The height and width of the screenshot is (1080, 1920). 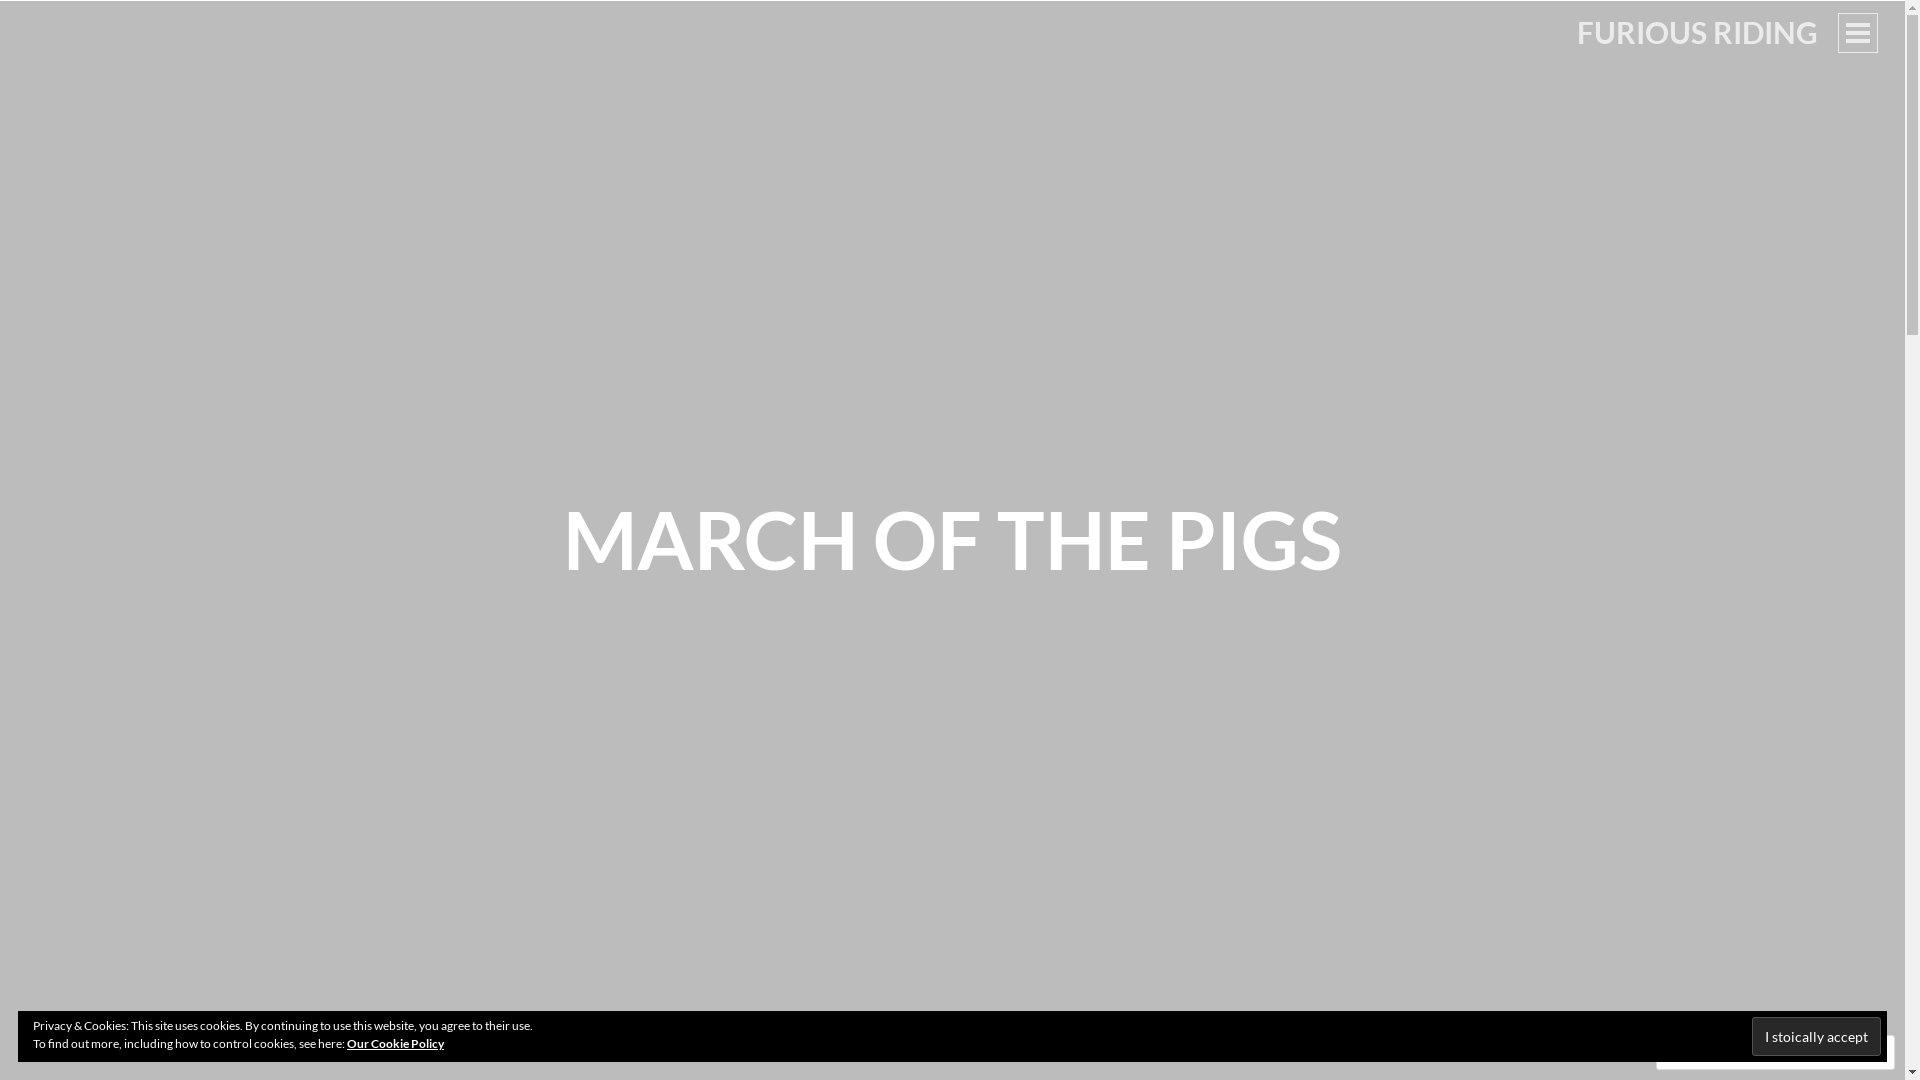 I want to click on 'Our Cookie Policy', so click(x=395, y=1042).